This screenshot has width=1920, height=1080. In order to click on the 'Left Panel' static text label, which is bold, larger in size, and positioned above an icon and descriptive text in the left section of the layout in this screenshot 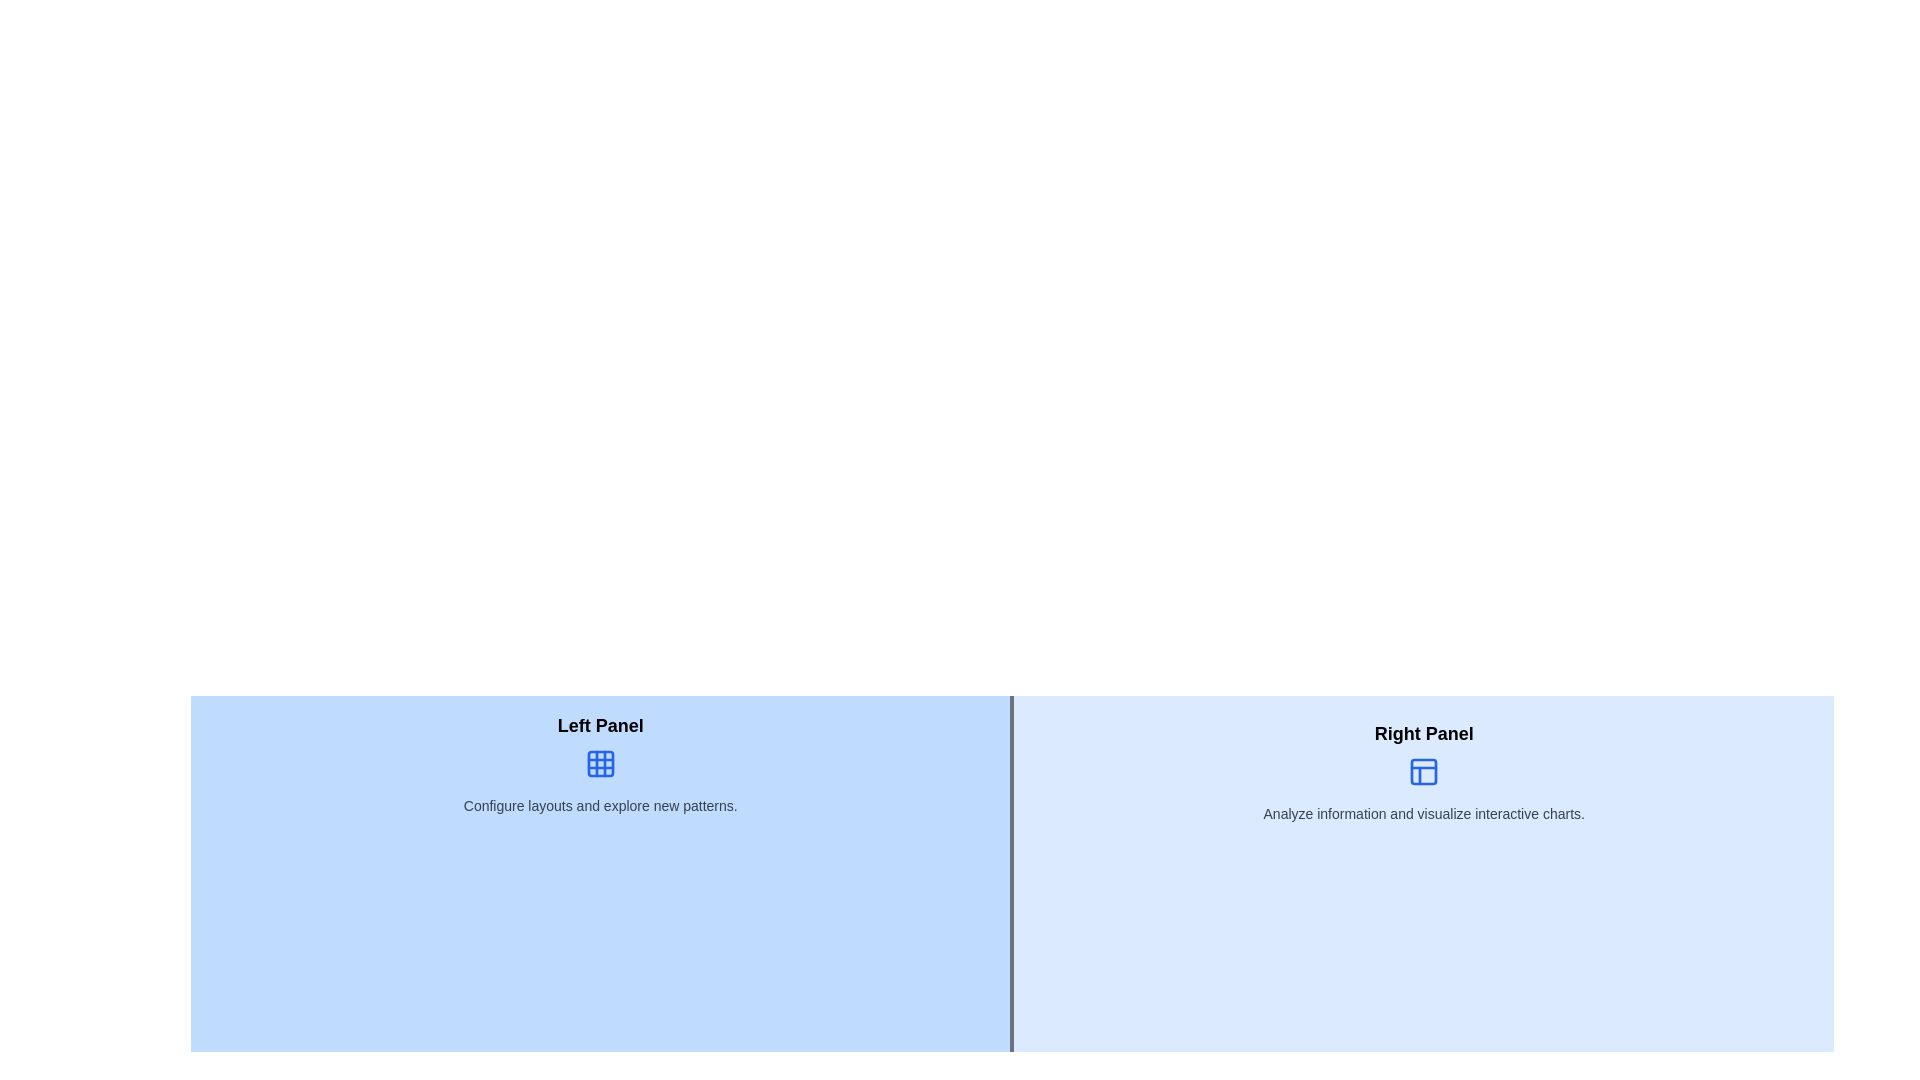, I will do `click(599, 725)`.